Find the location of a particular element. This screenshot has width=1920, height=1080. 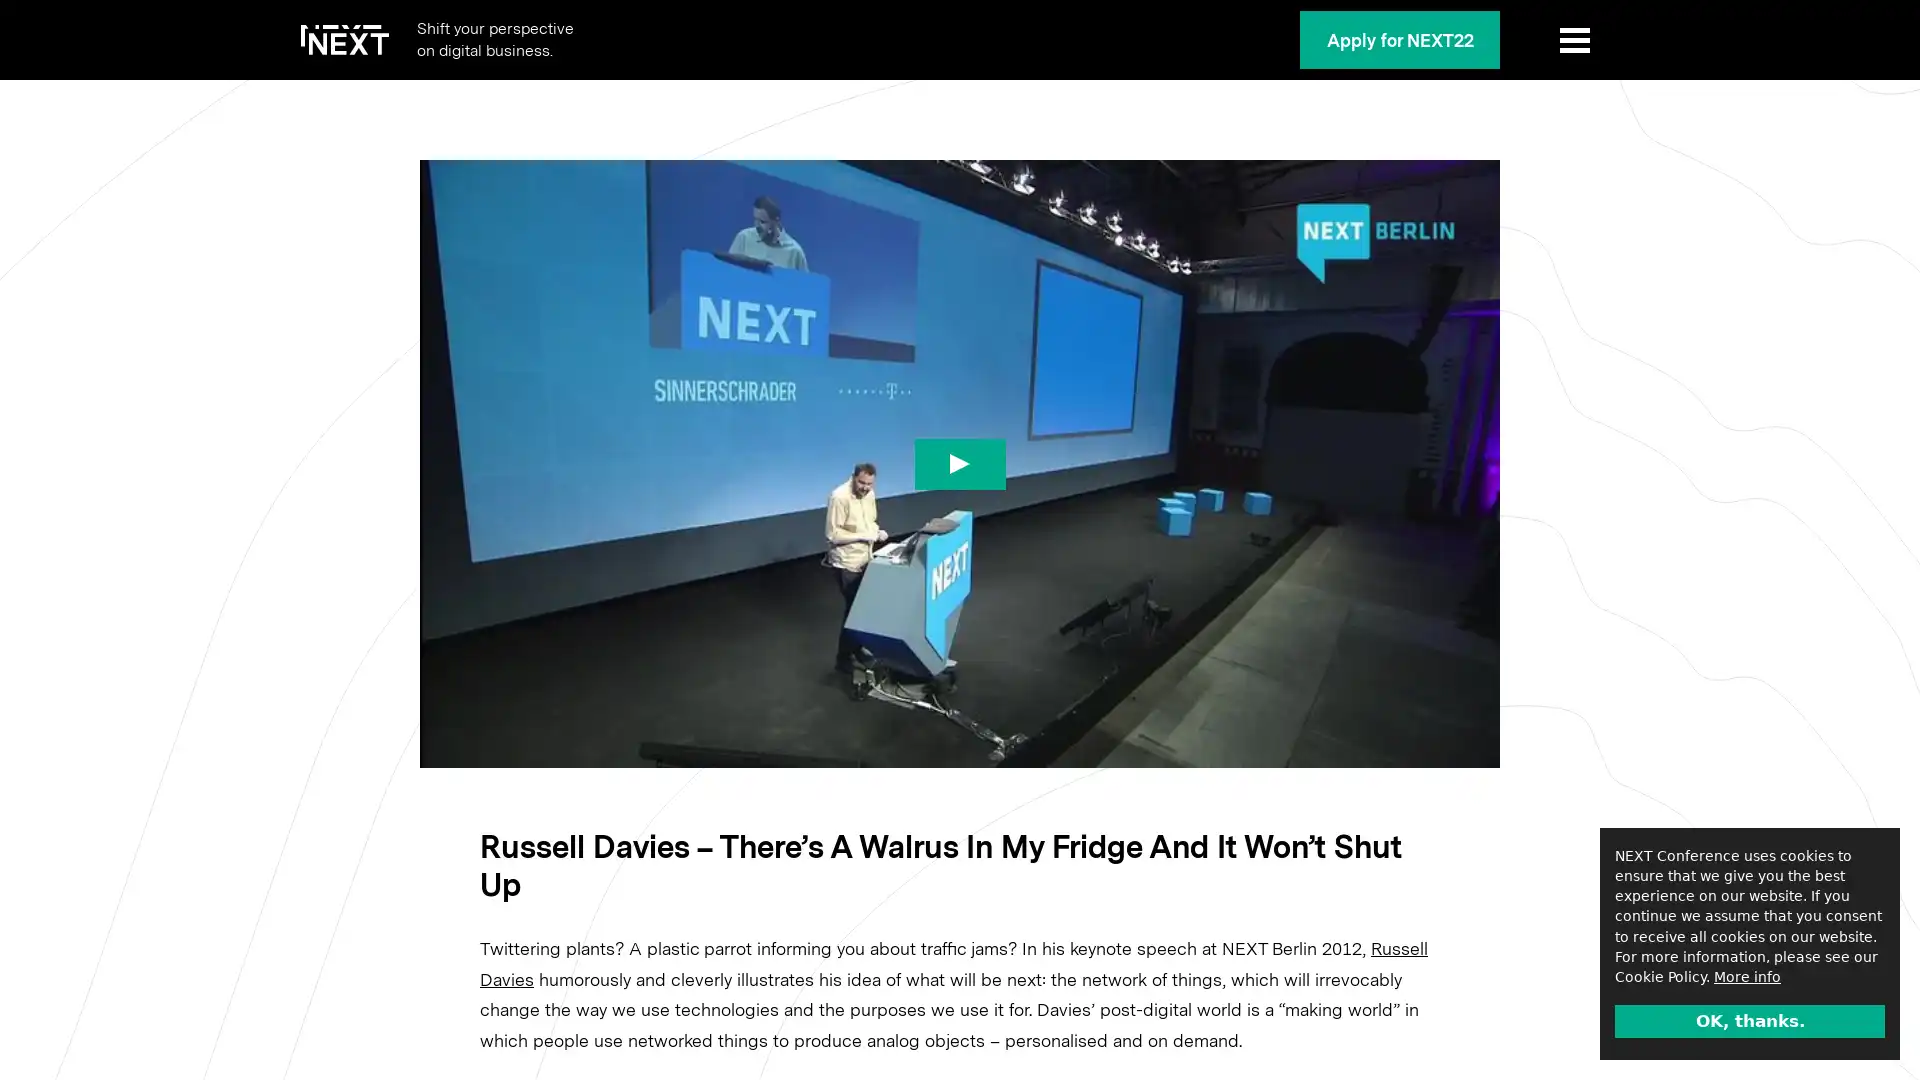

Show Menu is located at coordinates (1573, 39).